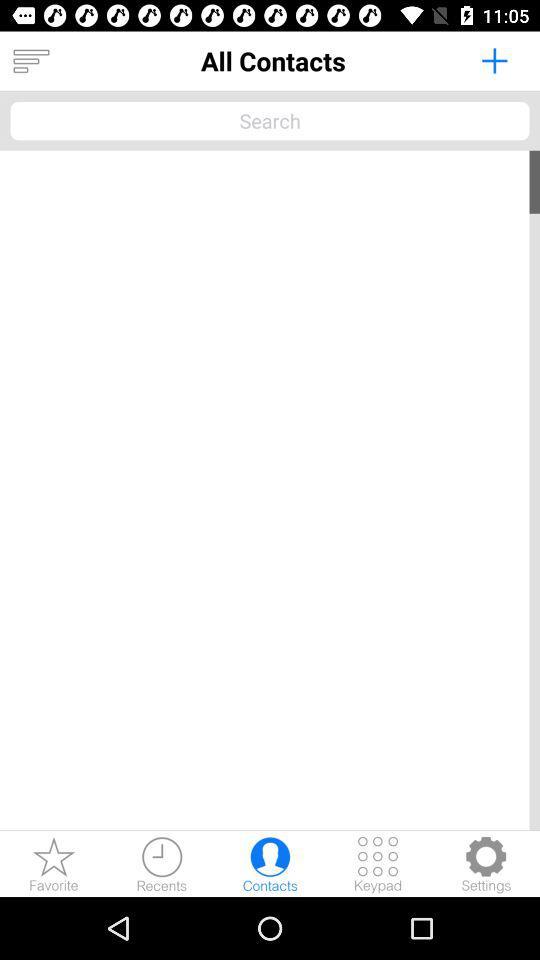 The height and width of the screenshot is (960, 540). Describe the element at coordinates (270, 120) in the screenshot. I see `search contacts` at that location.